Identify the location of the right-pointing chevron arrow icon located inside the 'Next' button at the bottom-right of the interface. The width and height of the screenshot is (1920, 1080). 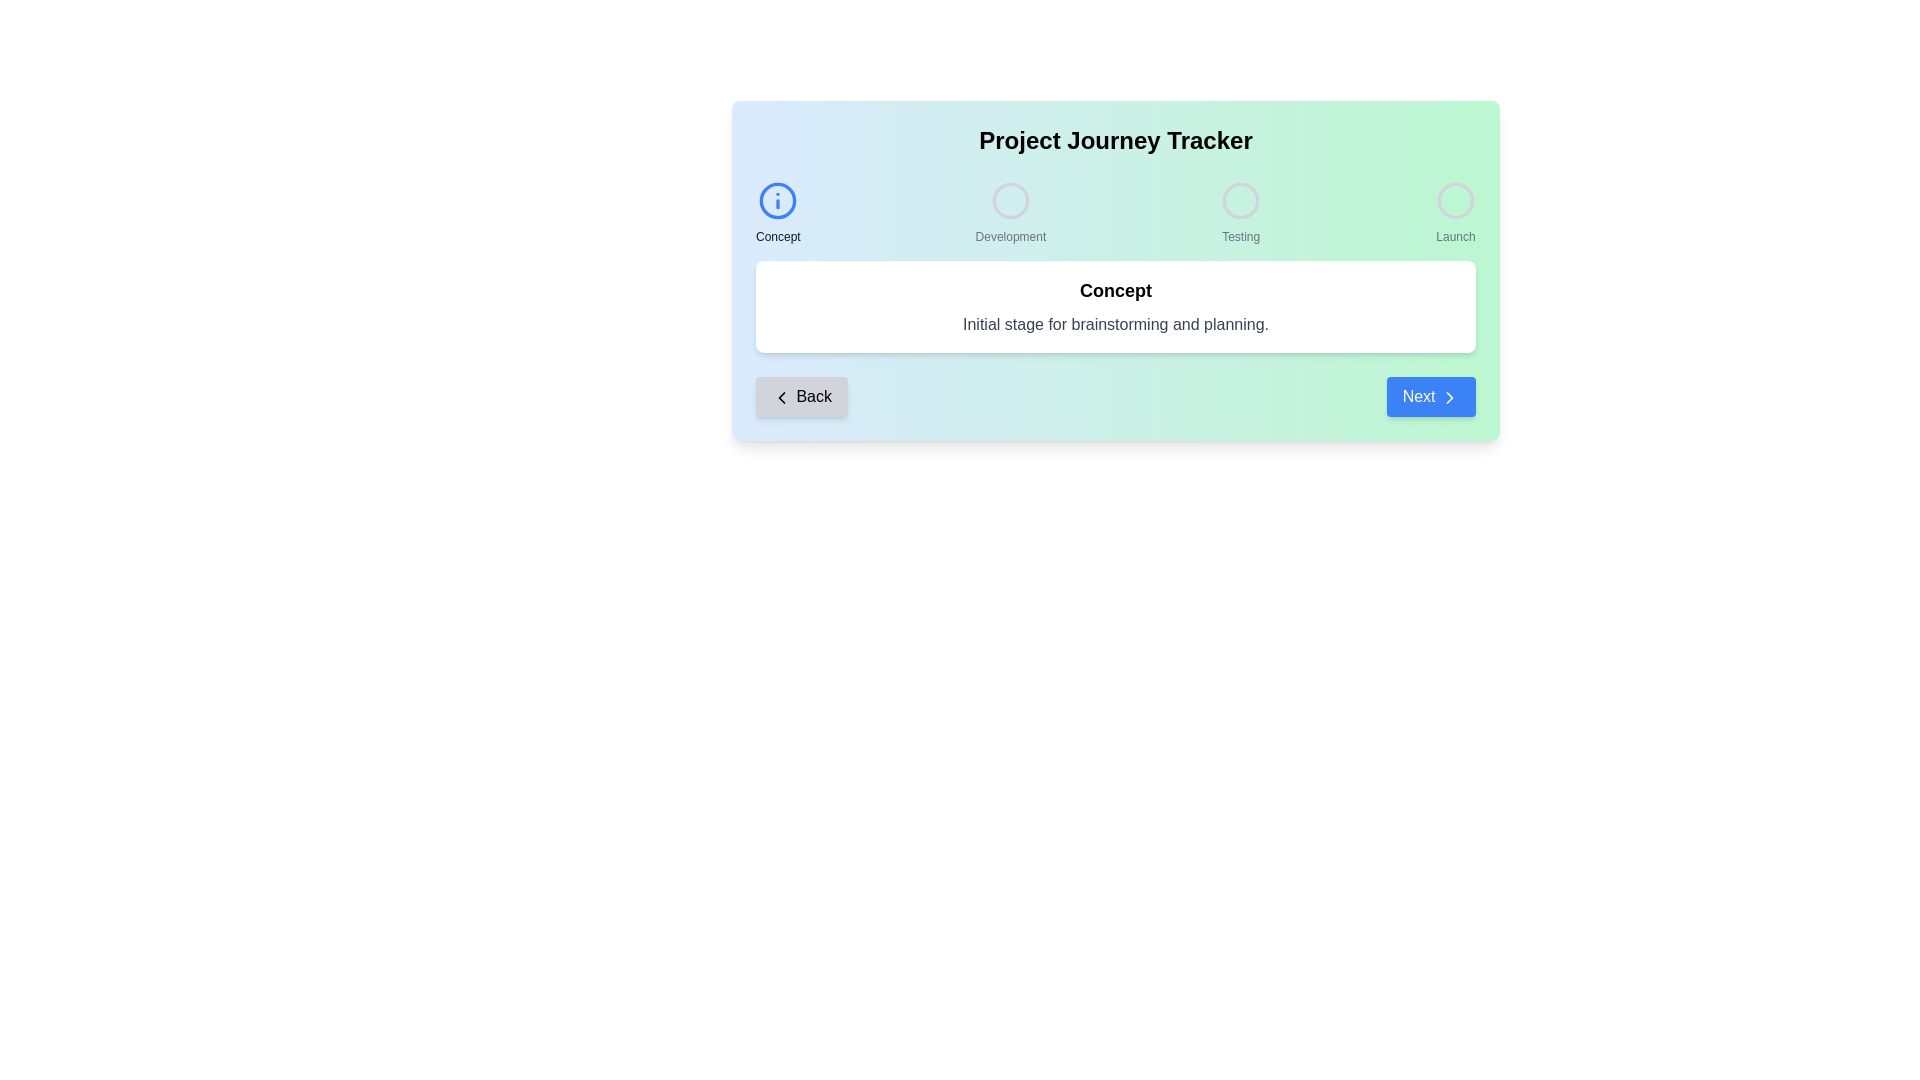
(1449, 397).